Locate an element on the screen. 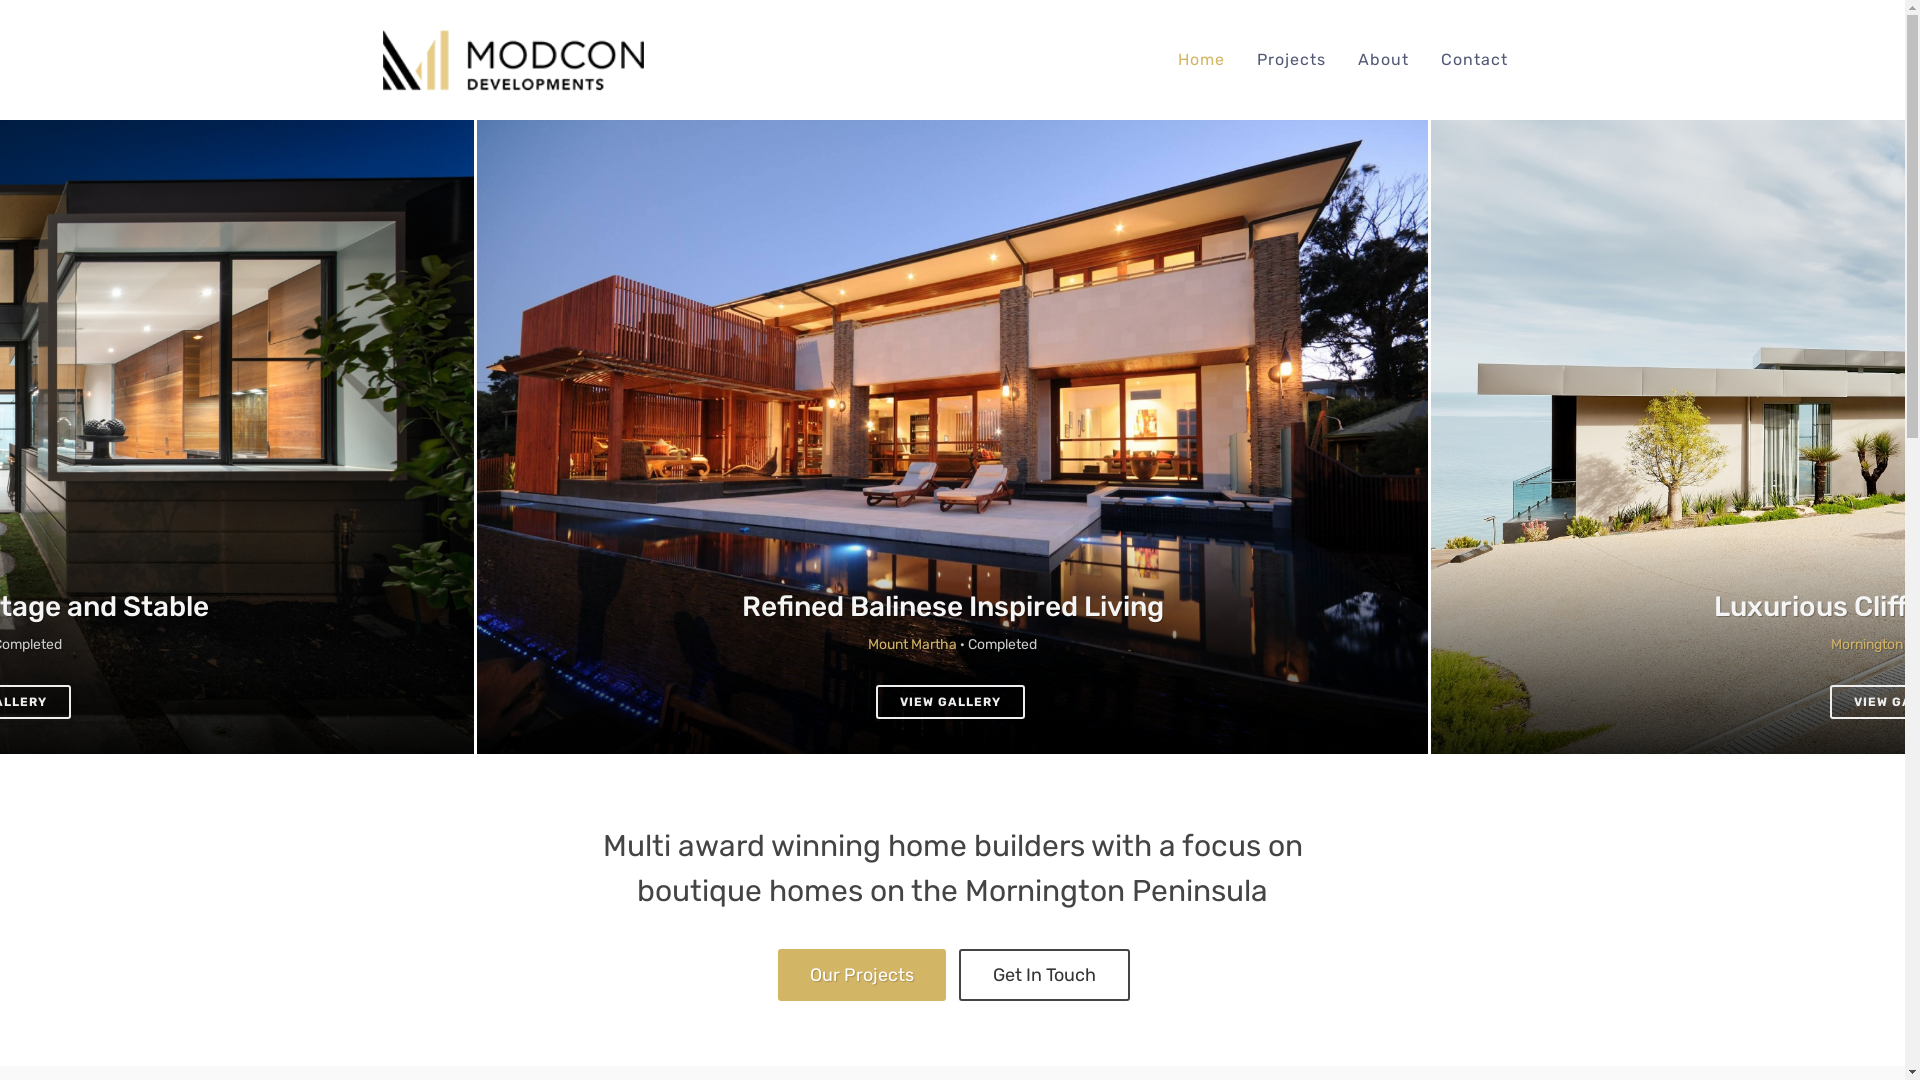  'Get In Touch' is located at coordinates (1043, 974).